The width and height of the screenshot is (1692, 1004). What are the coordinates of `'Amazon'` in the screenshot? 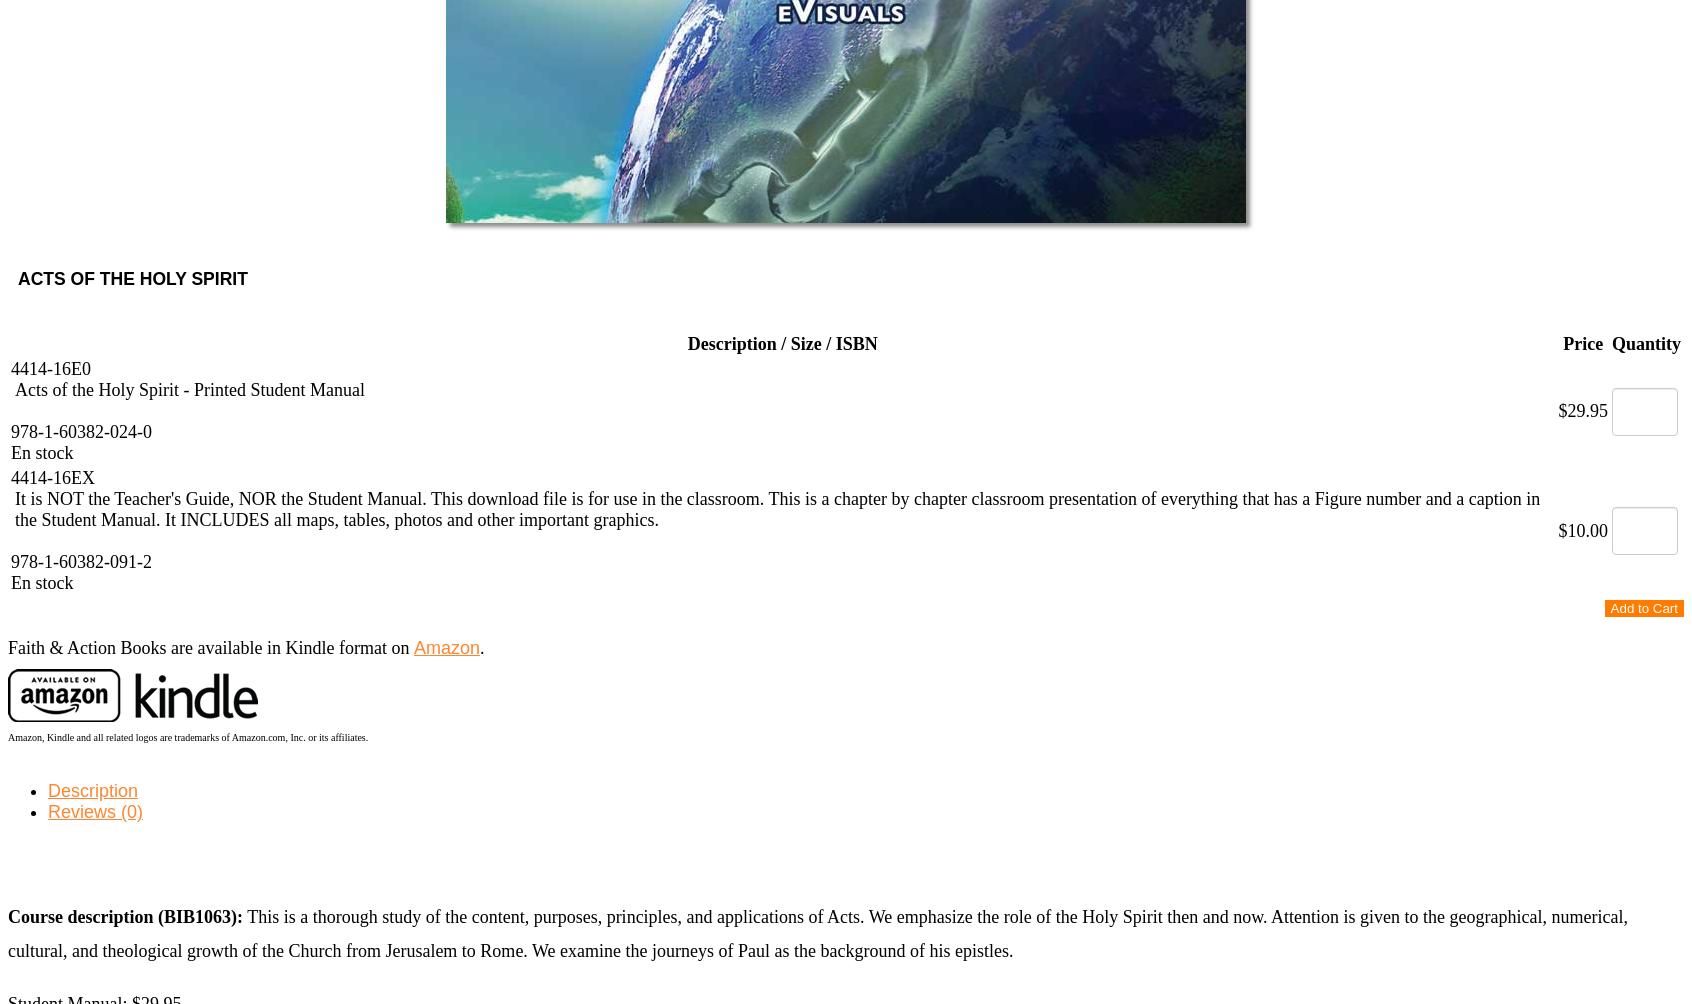 It's located at (445, 646).